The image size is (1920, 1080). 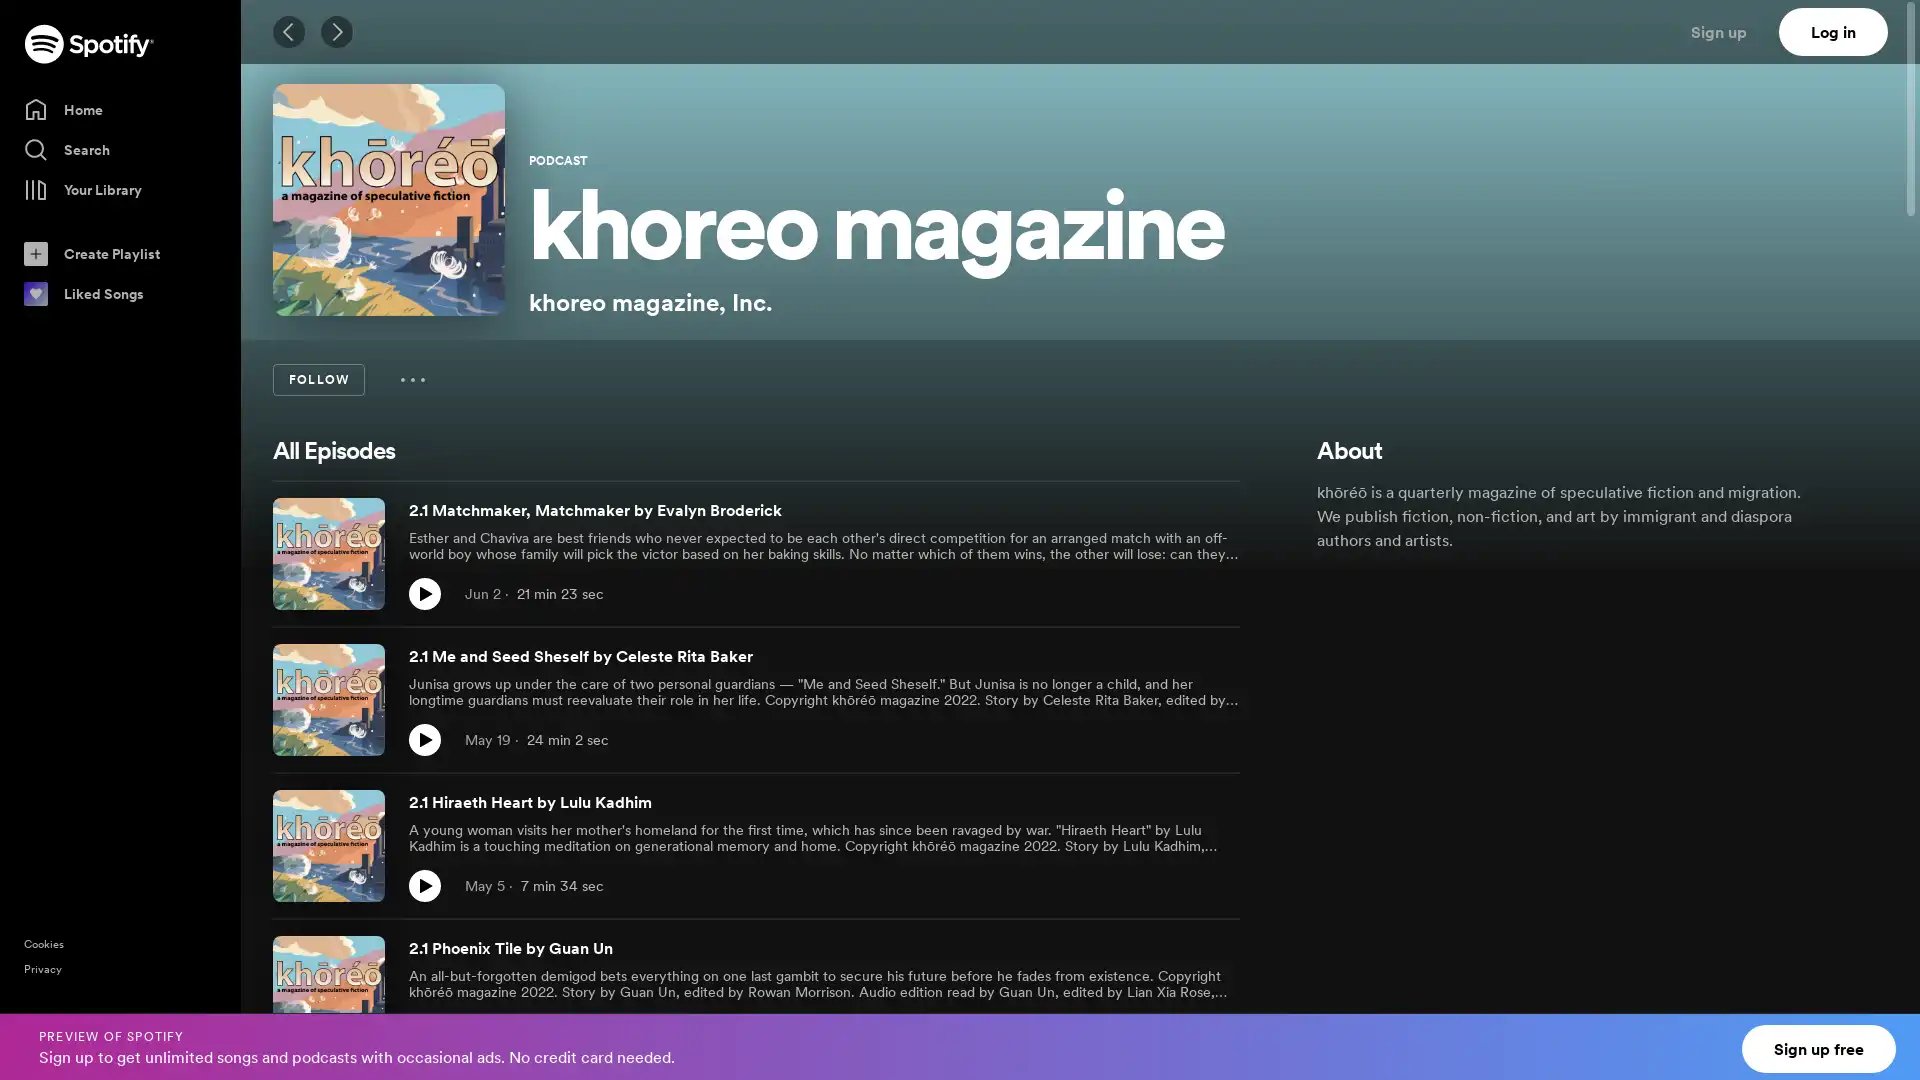 I want to click on Share, so click(x=1180, y=885).